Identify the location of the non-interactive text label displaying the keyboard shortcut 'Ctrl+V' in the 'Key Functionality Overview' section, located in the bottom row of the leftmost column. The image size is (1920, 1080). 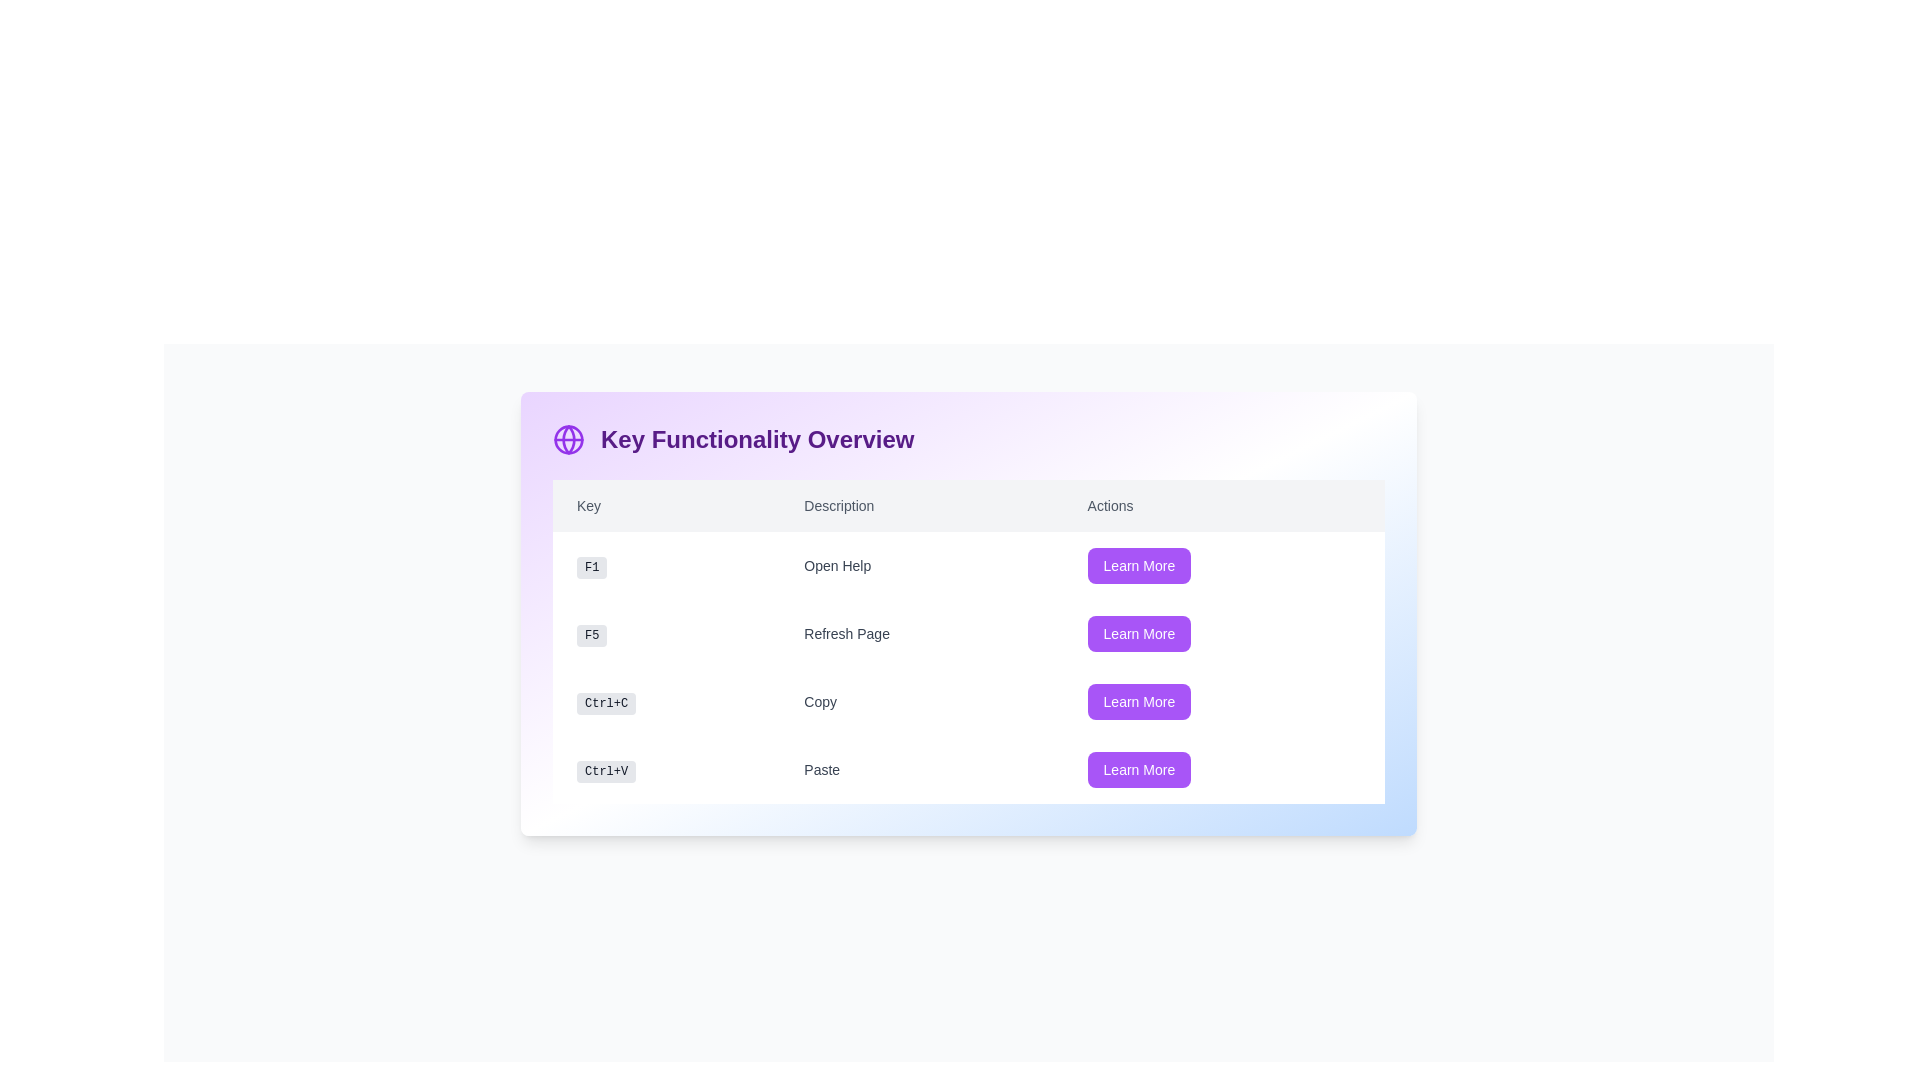
(605, 770).